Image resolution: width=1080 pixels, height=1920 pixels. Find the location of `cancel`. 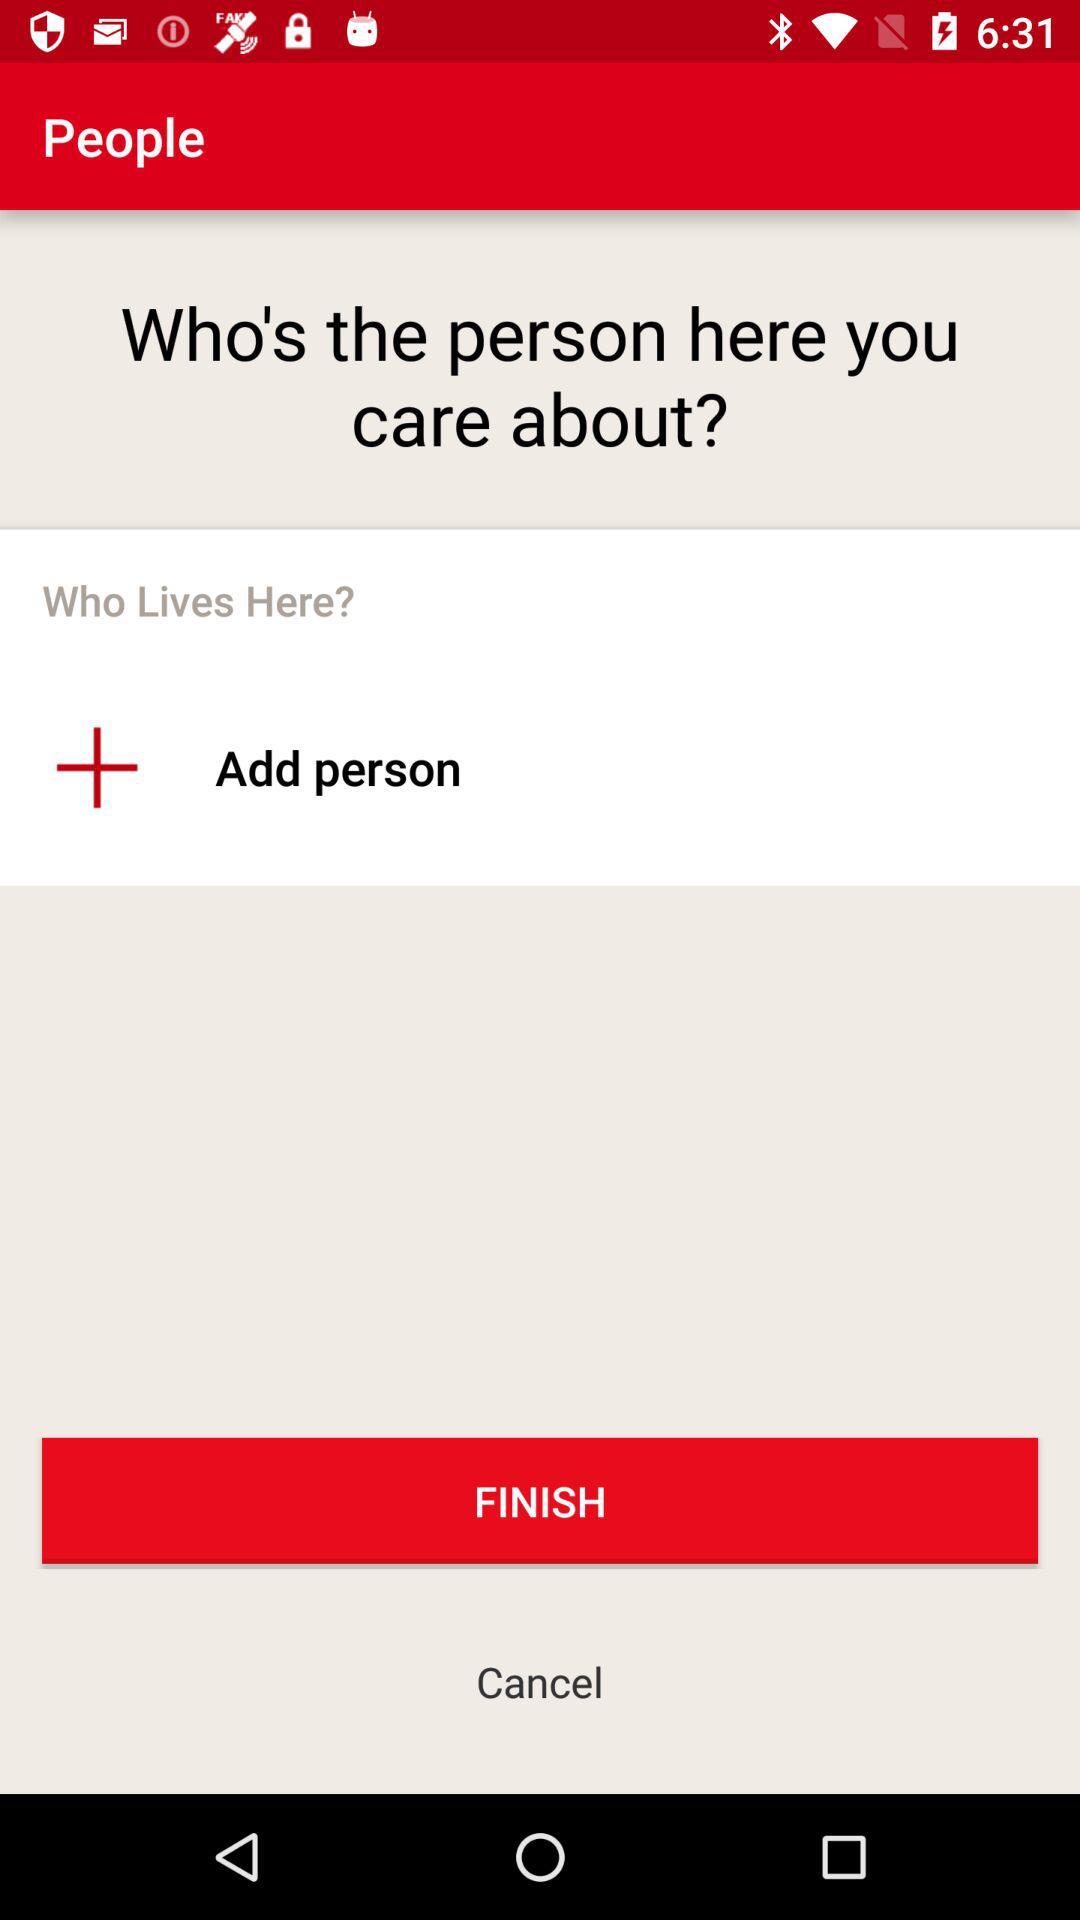

cancel is located at coordinates (540, 1680).